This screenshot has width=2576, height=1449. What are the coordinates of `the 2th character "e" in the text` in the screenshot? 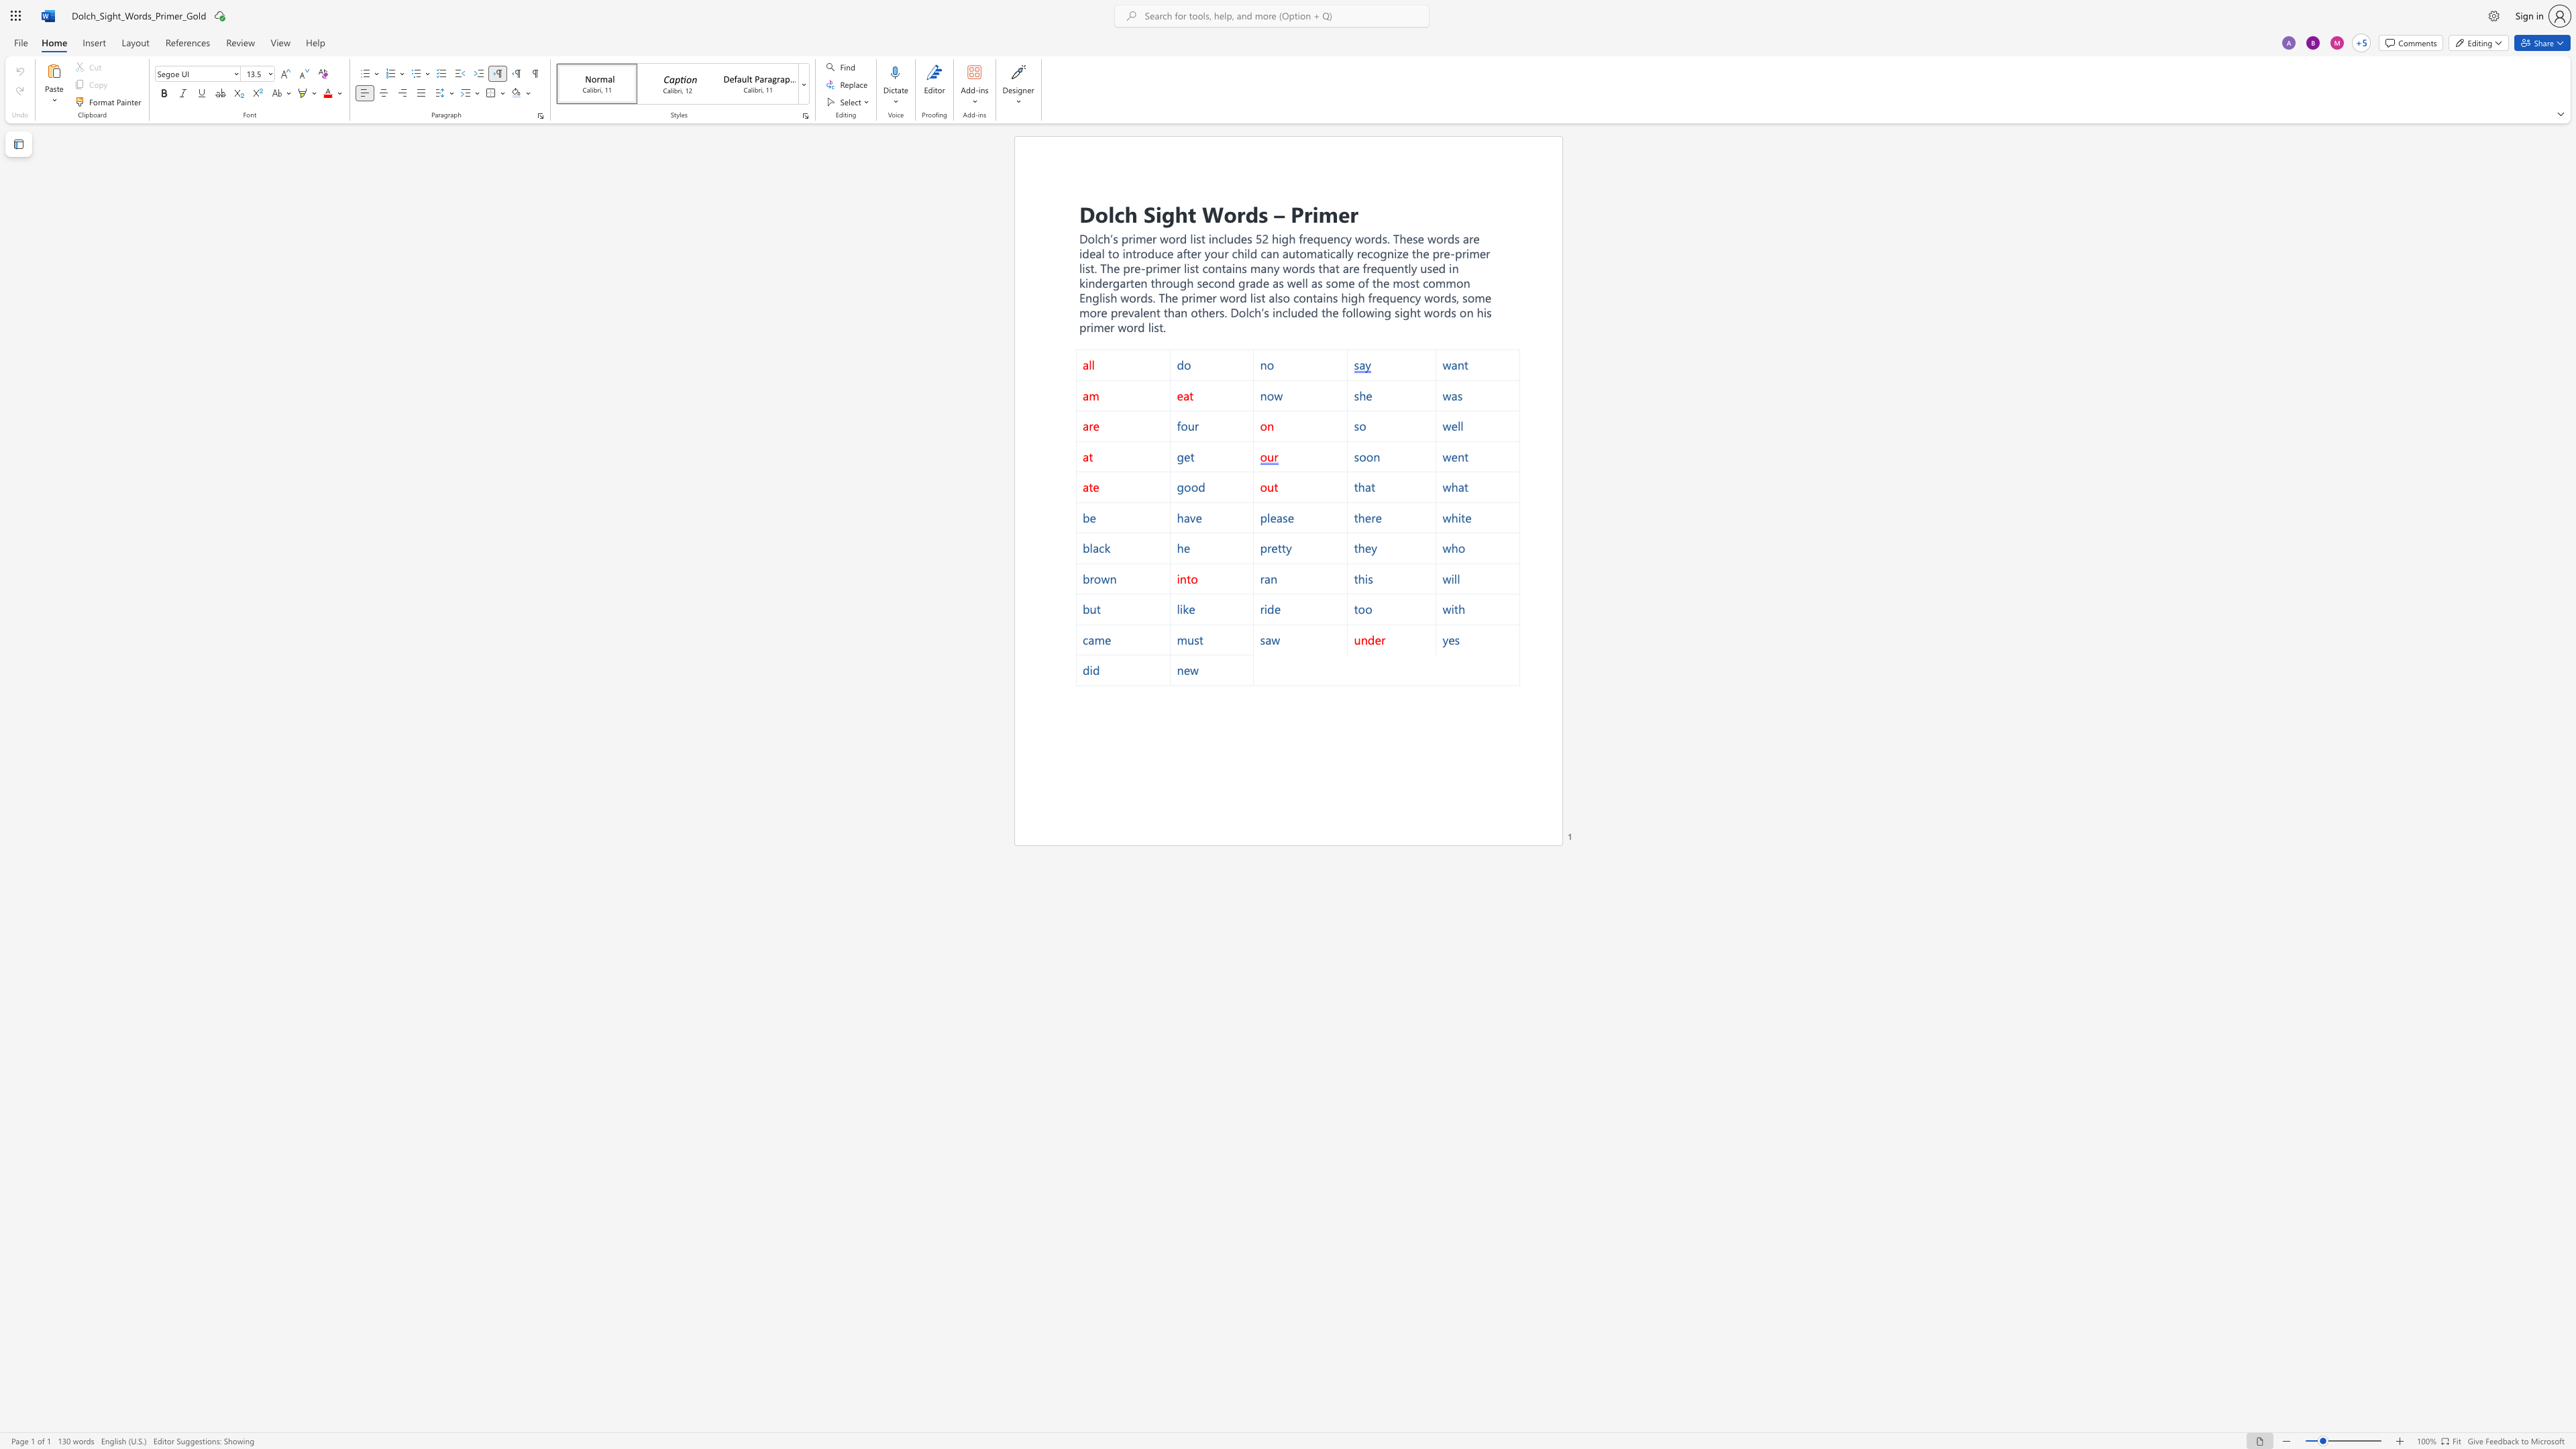 It's located at (1393, 268).